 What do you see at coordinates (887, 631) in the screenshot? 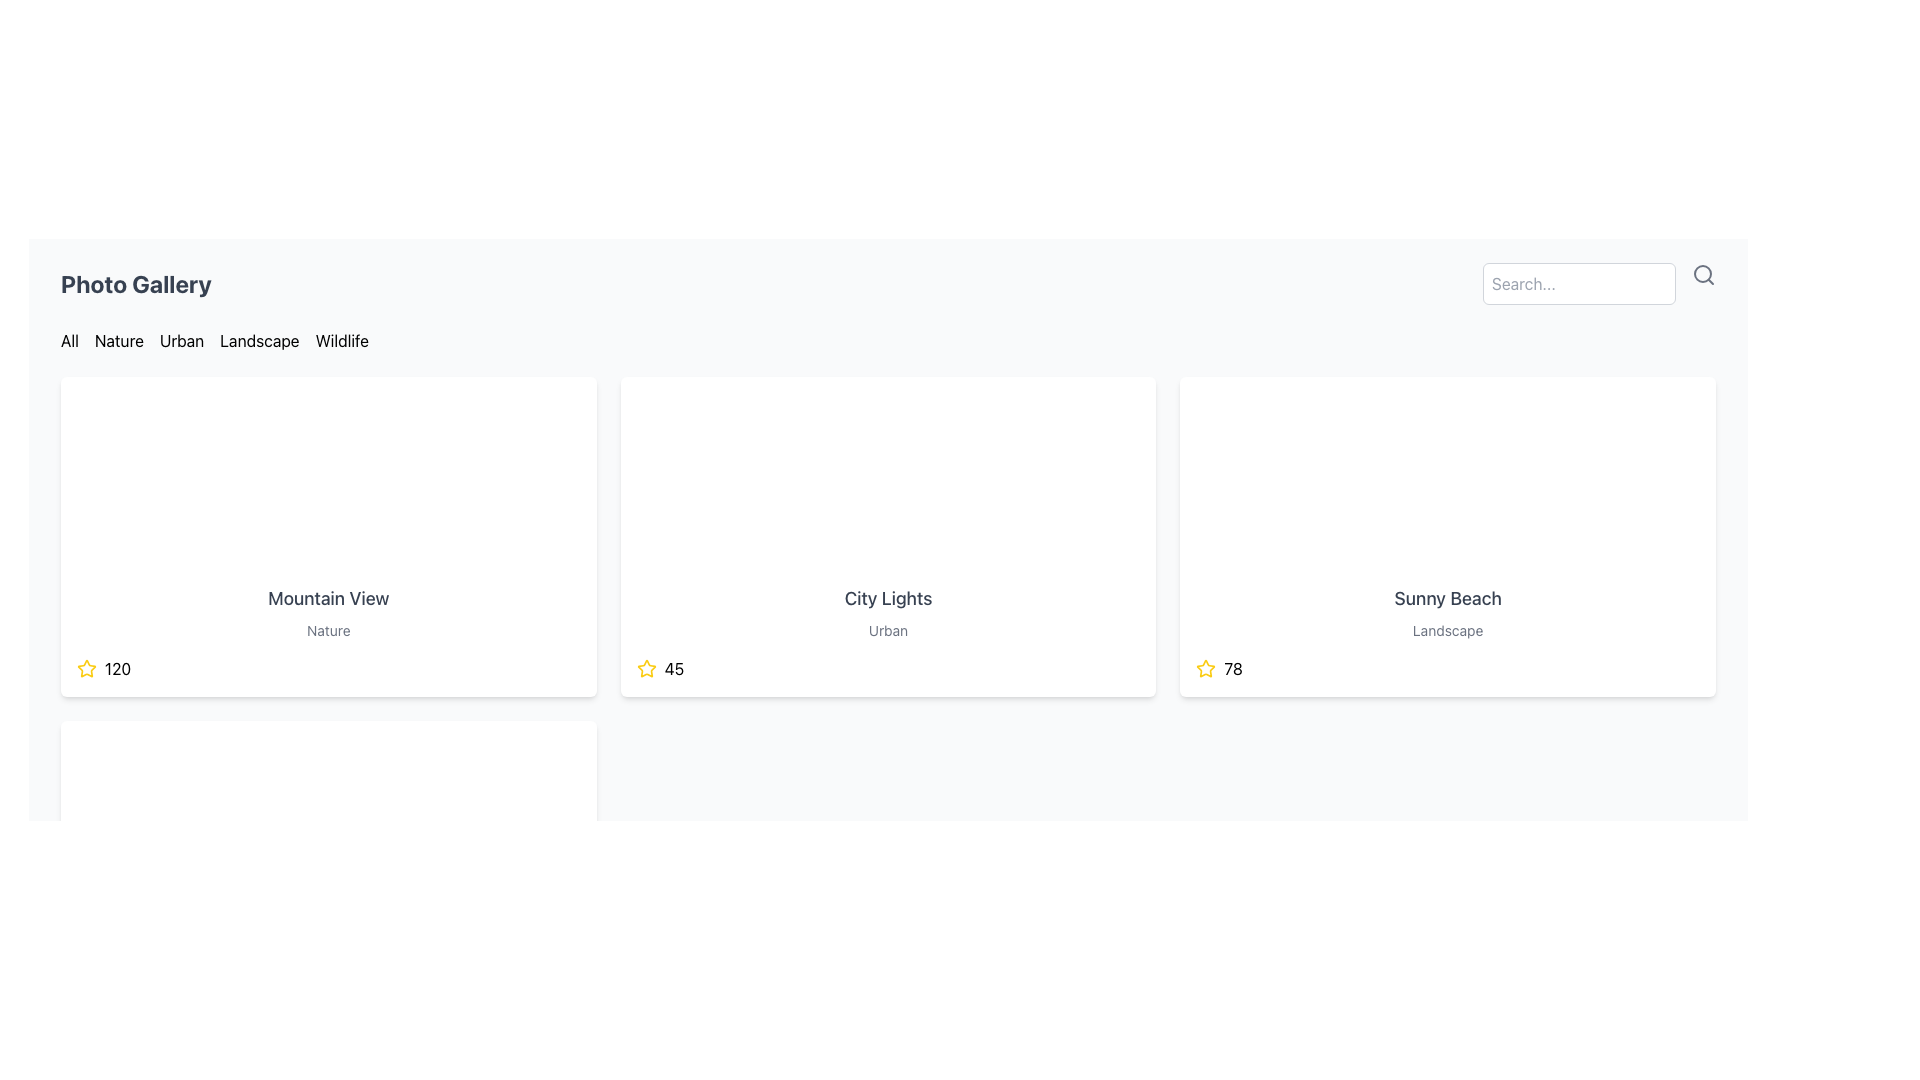
I see `the static text label 'Urban' which is styled in a small, gray font and positioned between 'City Lights' and '45' within a card-like layout` at bounding box center [887, 631].